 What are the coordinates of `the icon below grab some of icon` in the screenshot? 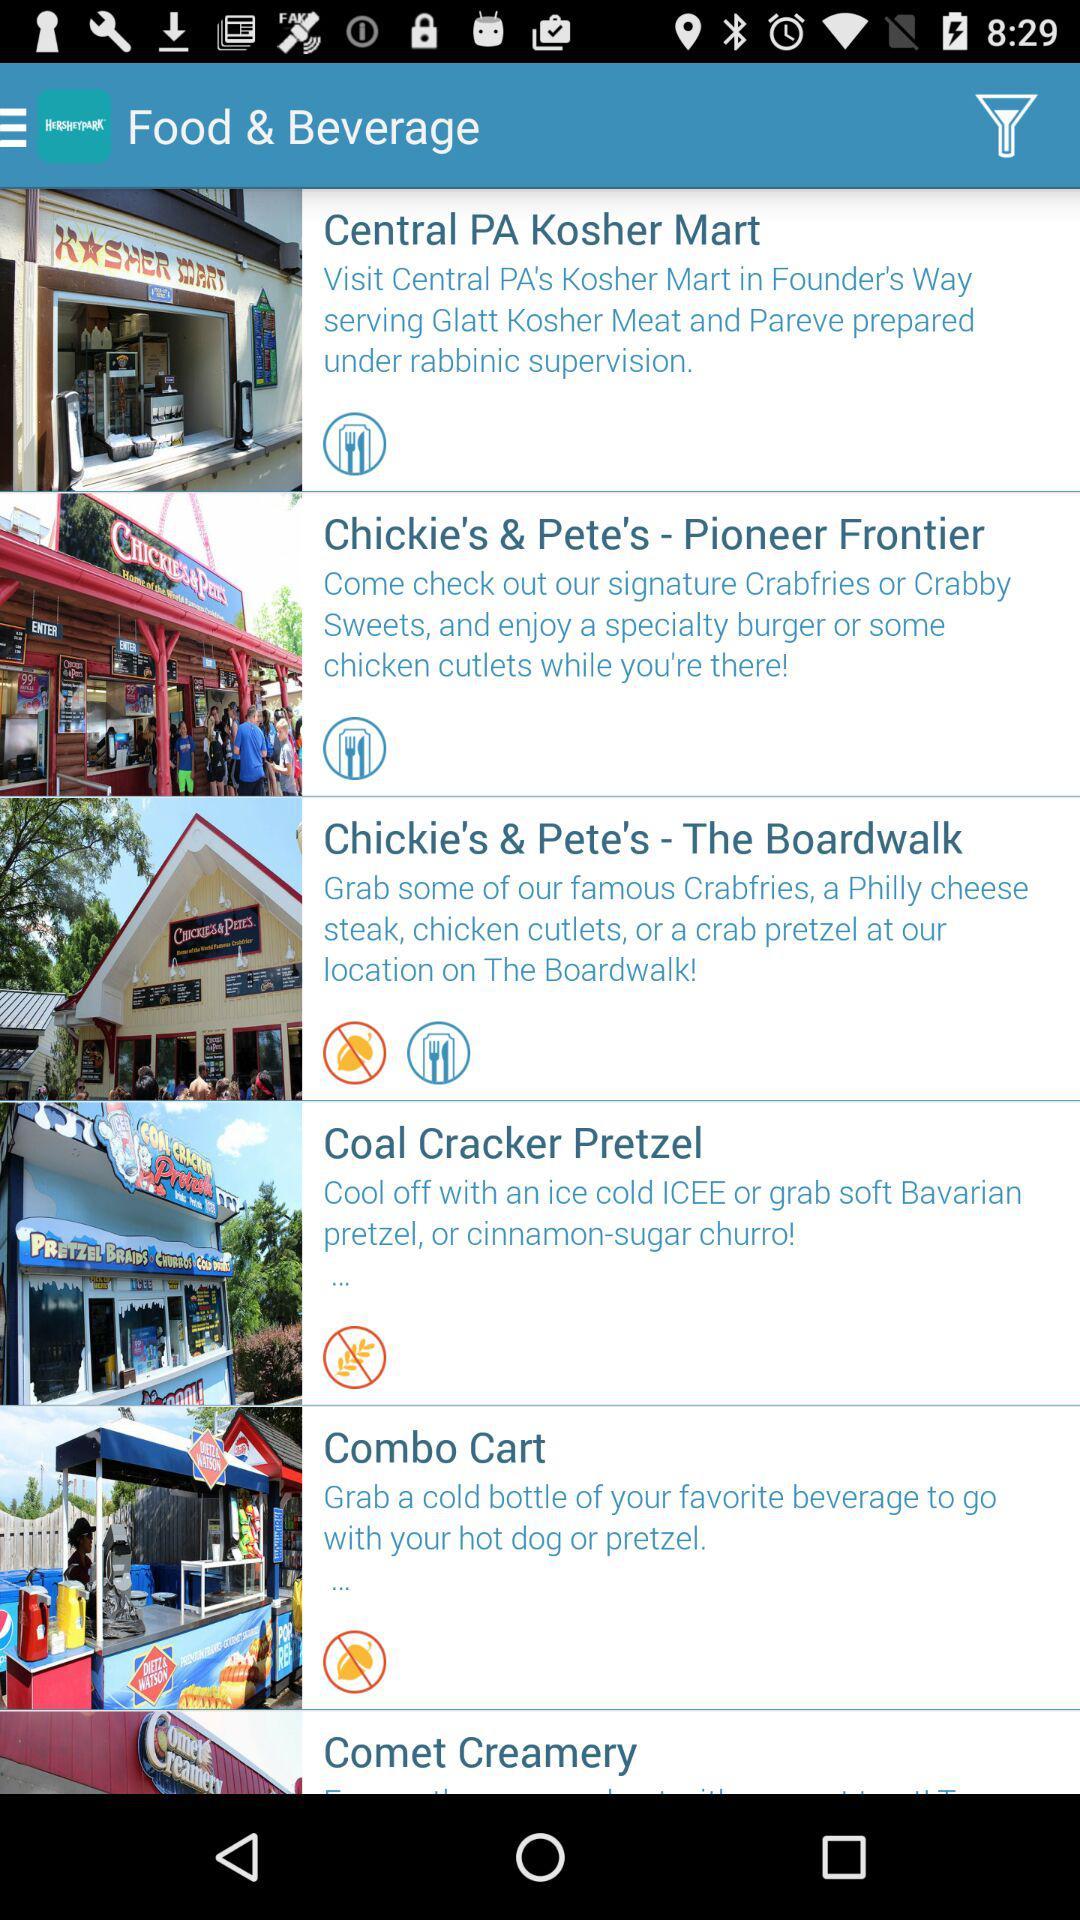 It's located at (437, 1051).